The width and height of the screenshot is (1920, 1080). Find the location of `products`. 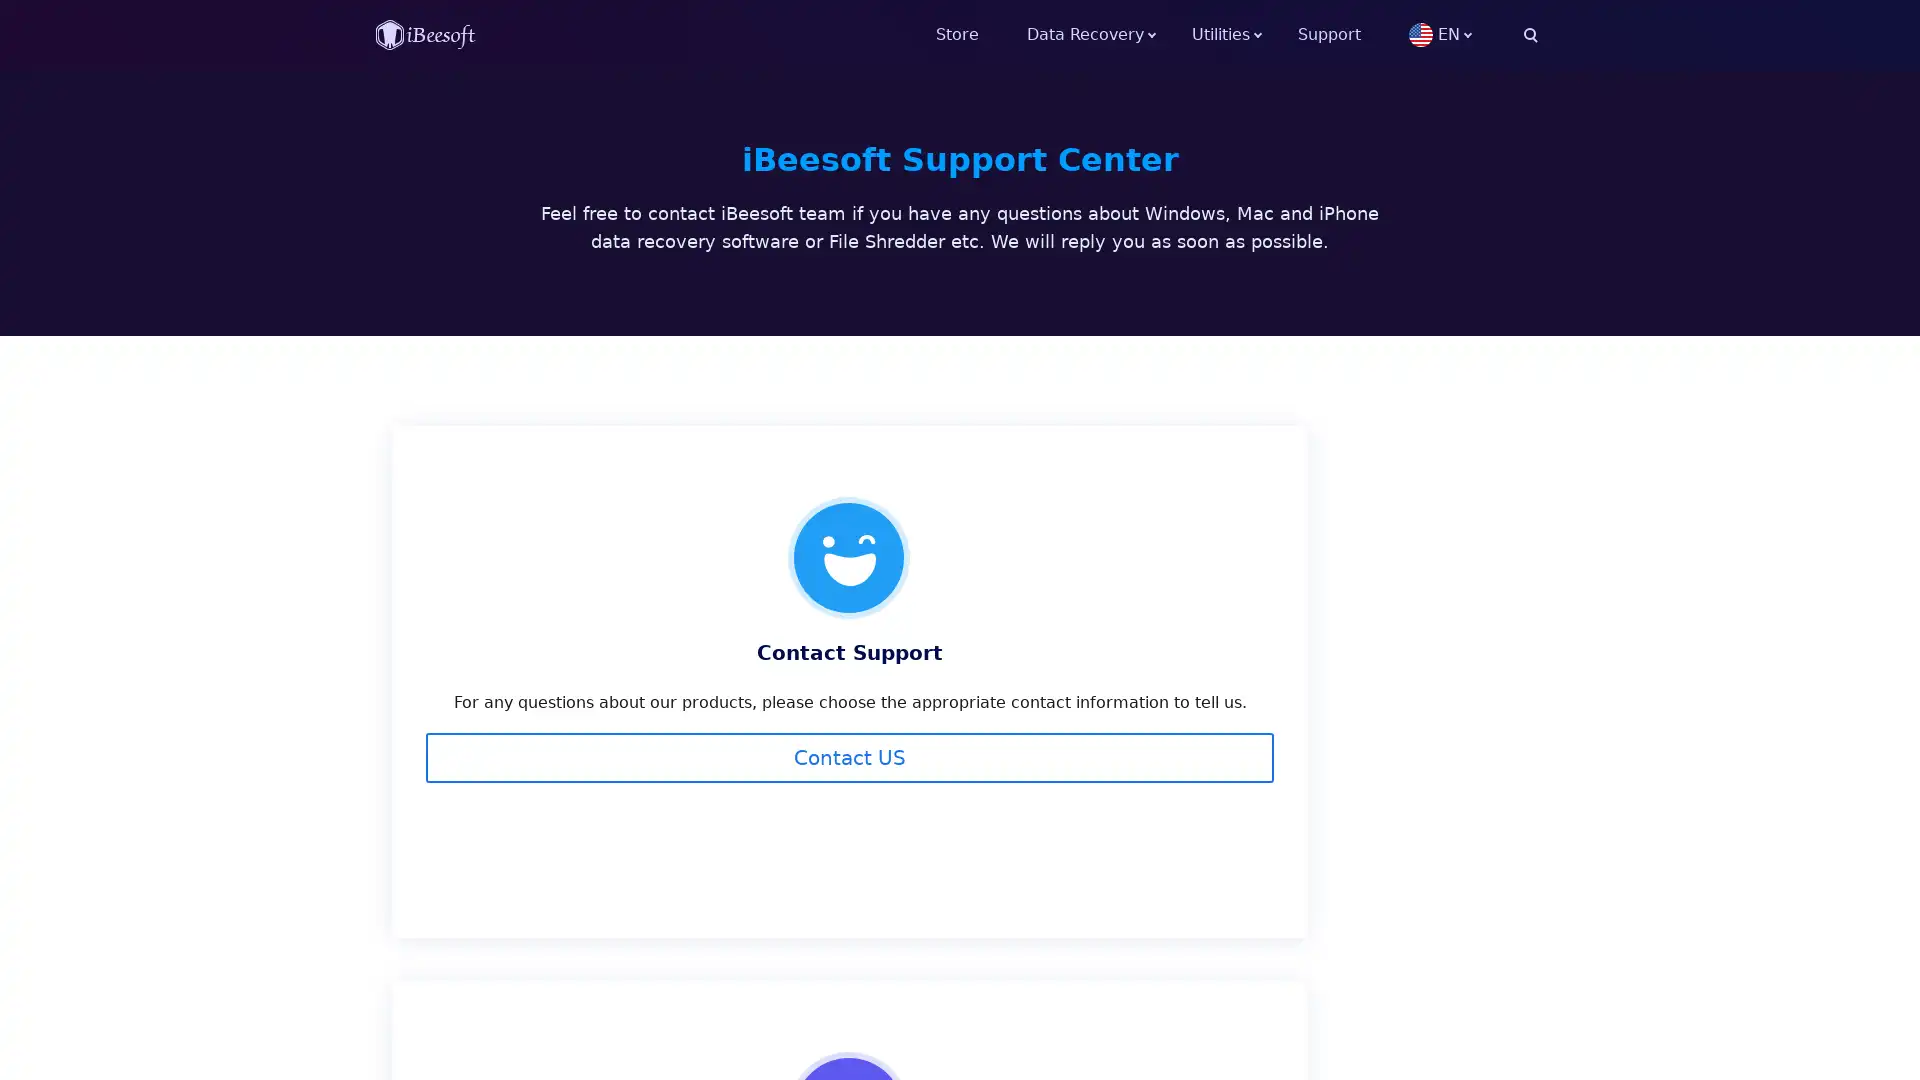

products is located at coordinates (1243, 34).